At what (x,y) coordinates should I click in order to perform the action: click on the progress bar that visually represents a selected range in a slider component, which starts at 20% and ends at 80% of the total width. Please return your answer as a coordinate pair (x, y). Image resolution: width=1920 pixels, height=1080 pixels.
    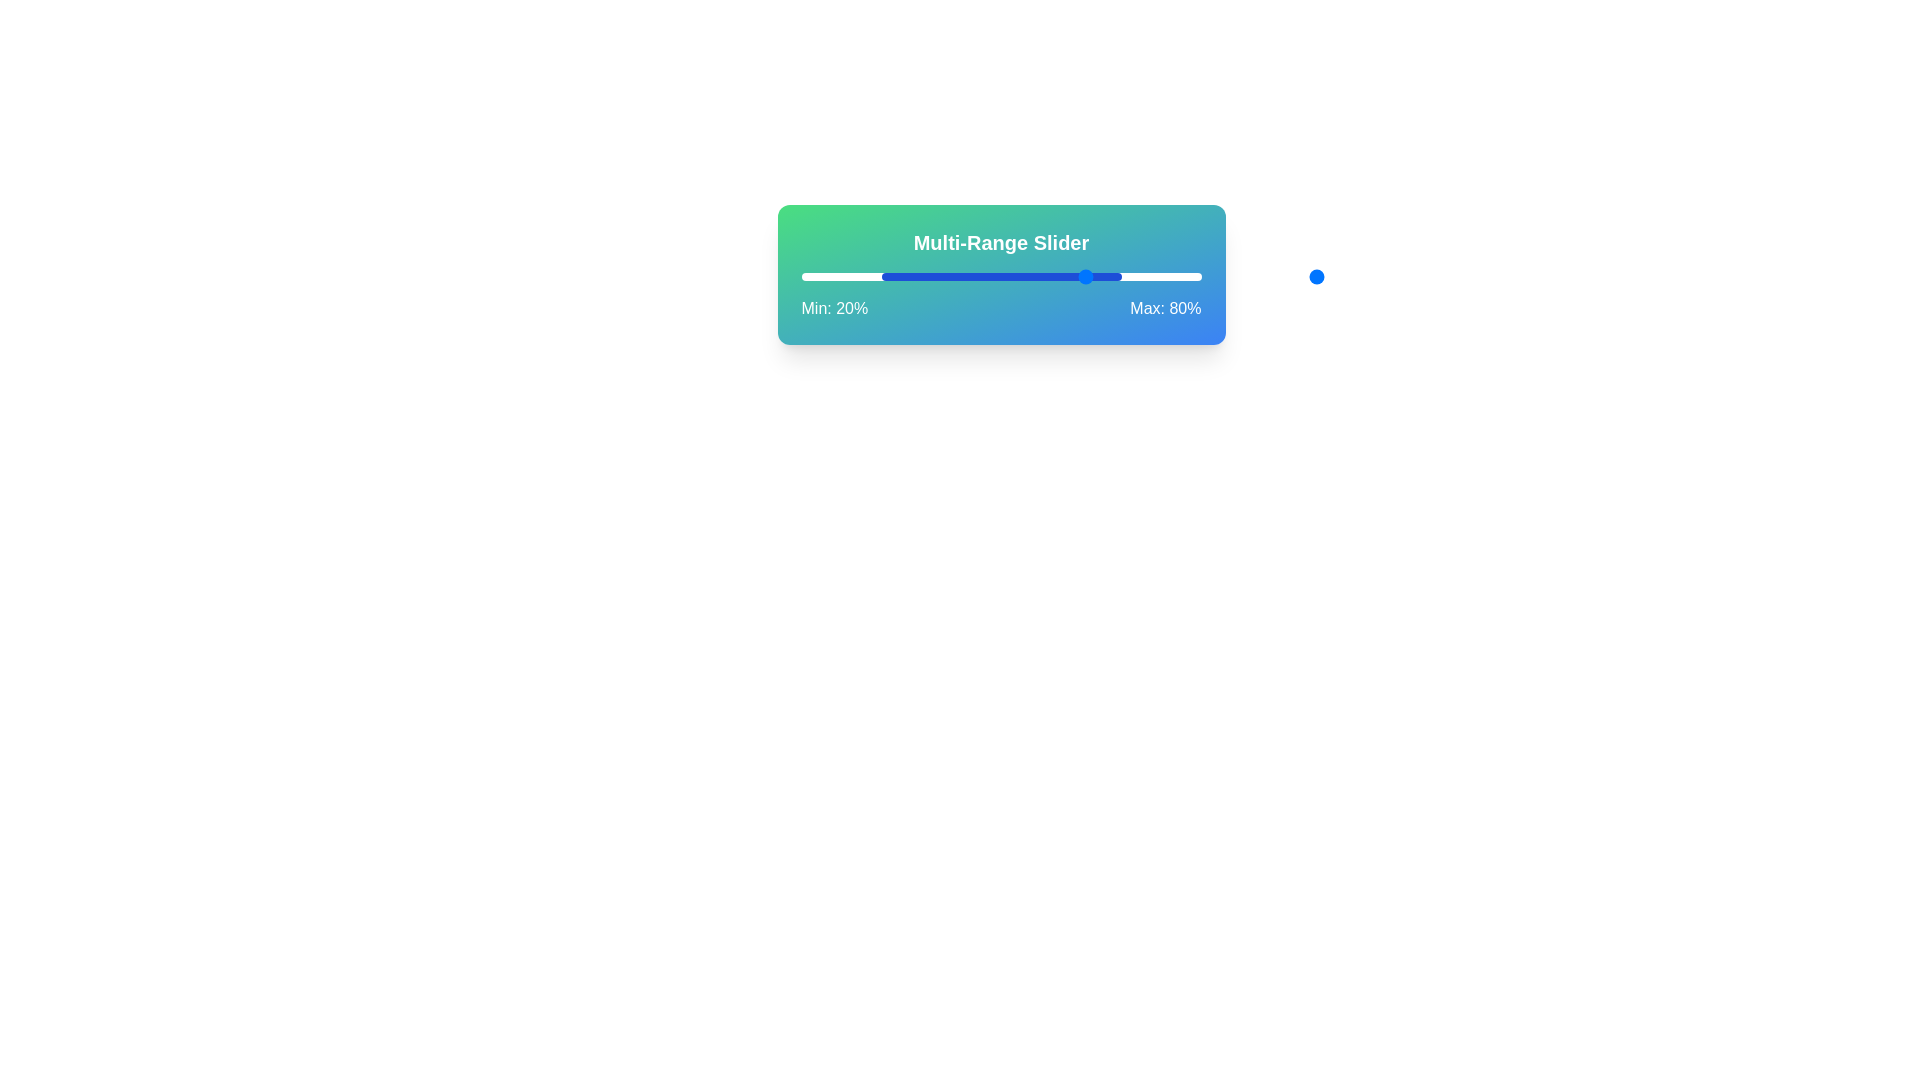
    Looking at the image, I should click on (1001, 277).